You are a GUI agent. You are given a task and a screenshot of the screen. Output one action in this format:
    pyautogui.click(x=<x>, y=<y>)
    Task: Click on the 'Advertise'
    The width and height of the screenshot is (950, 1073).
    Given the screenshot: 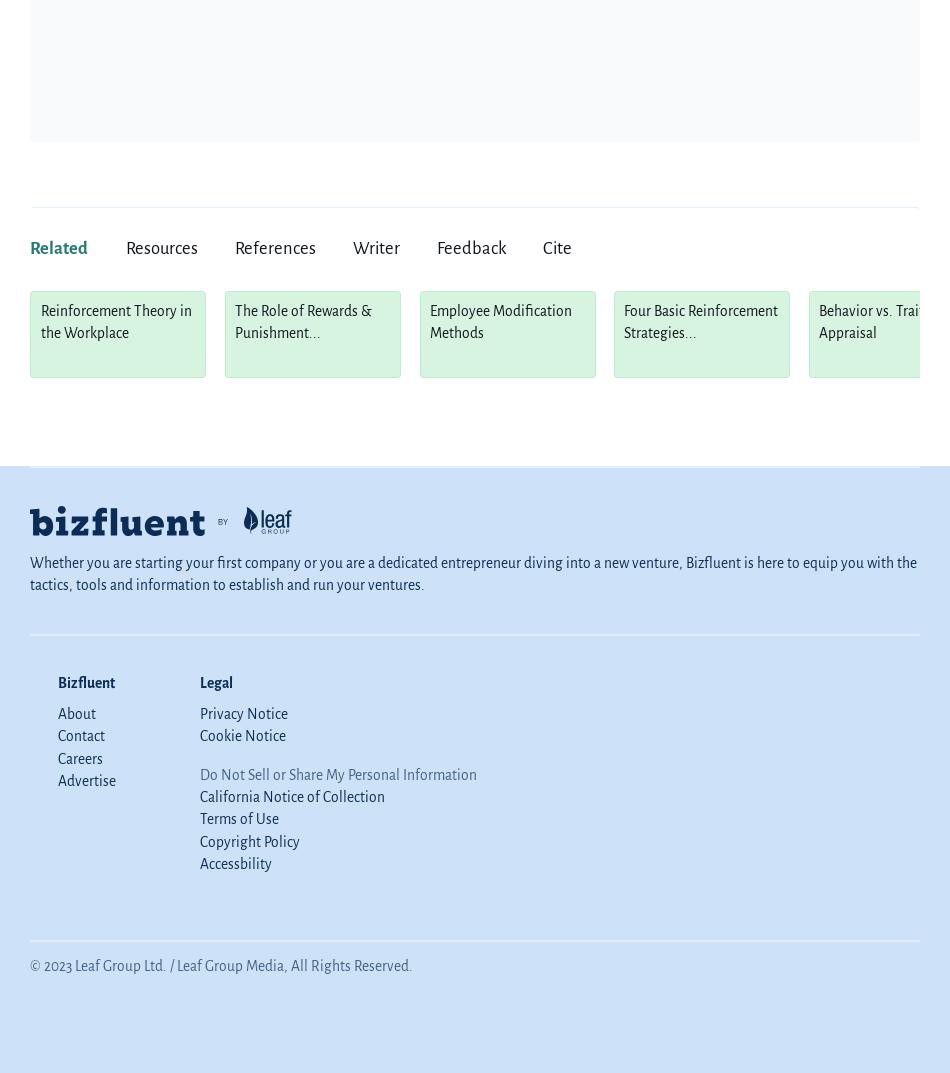 What is the action you would take?
    pyautogui.click(x=87, y=780)
    